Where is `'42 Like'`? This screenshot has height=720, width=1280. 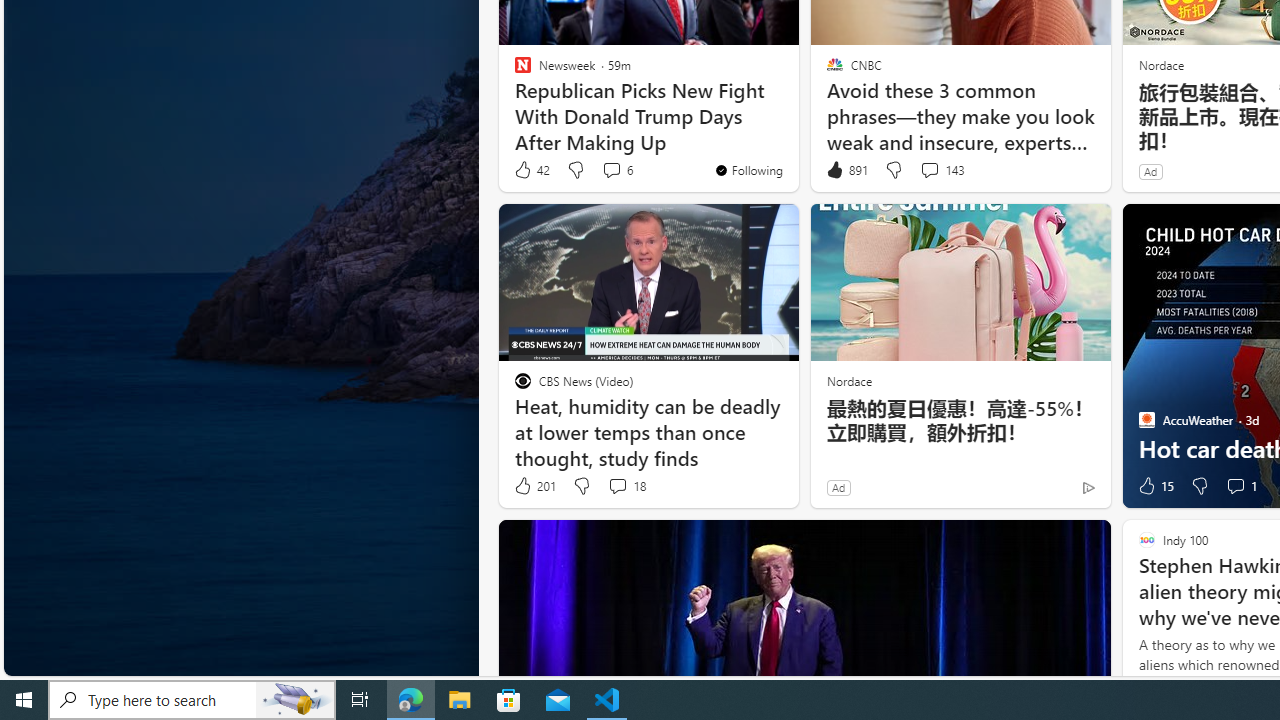 '42 Like' is located at coordinates (531, 169).